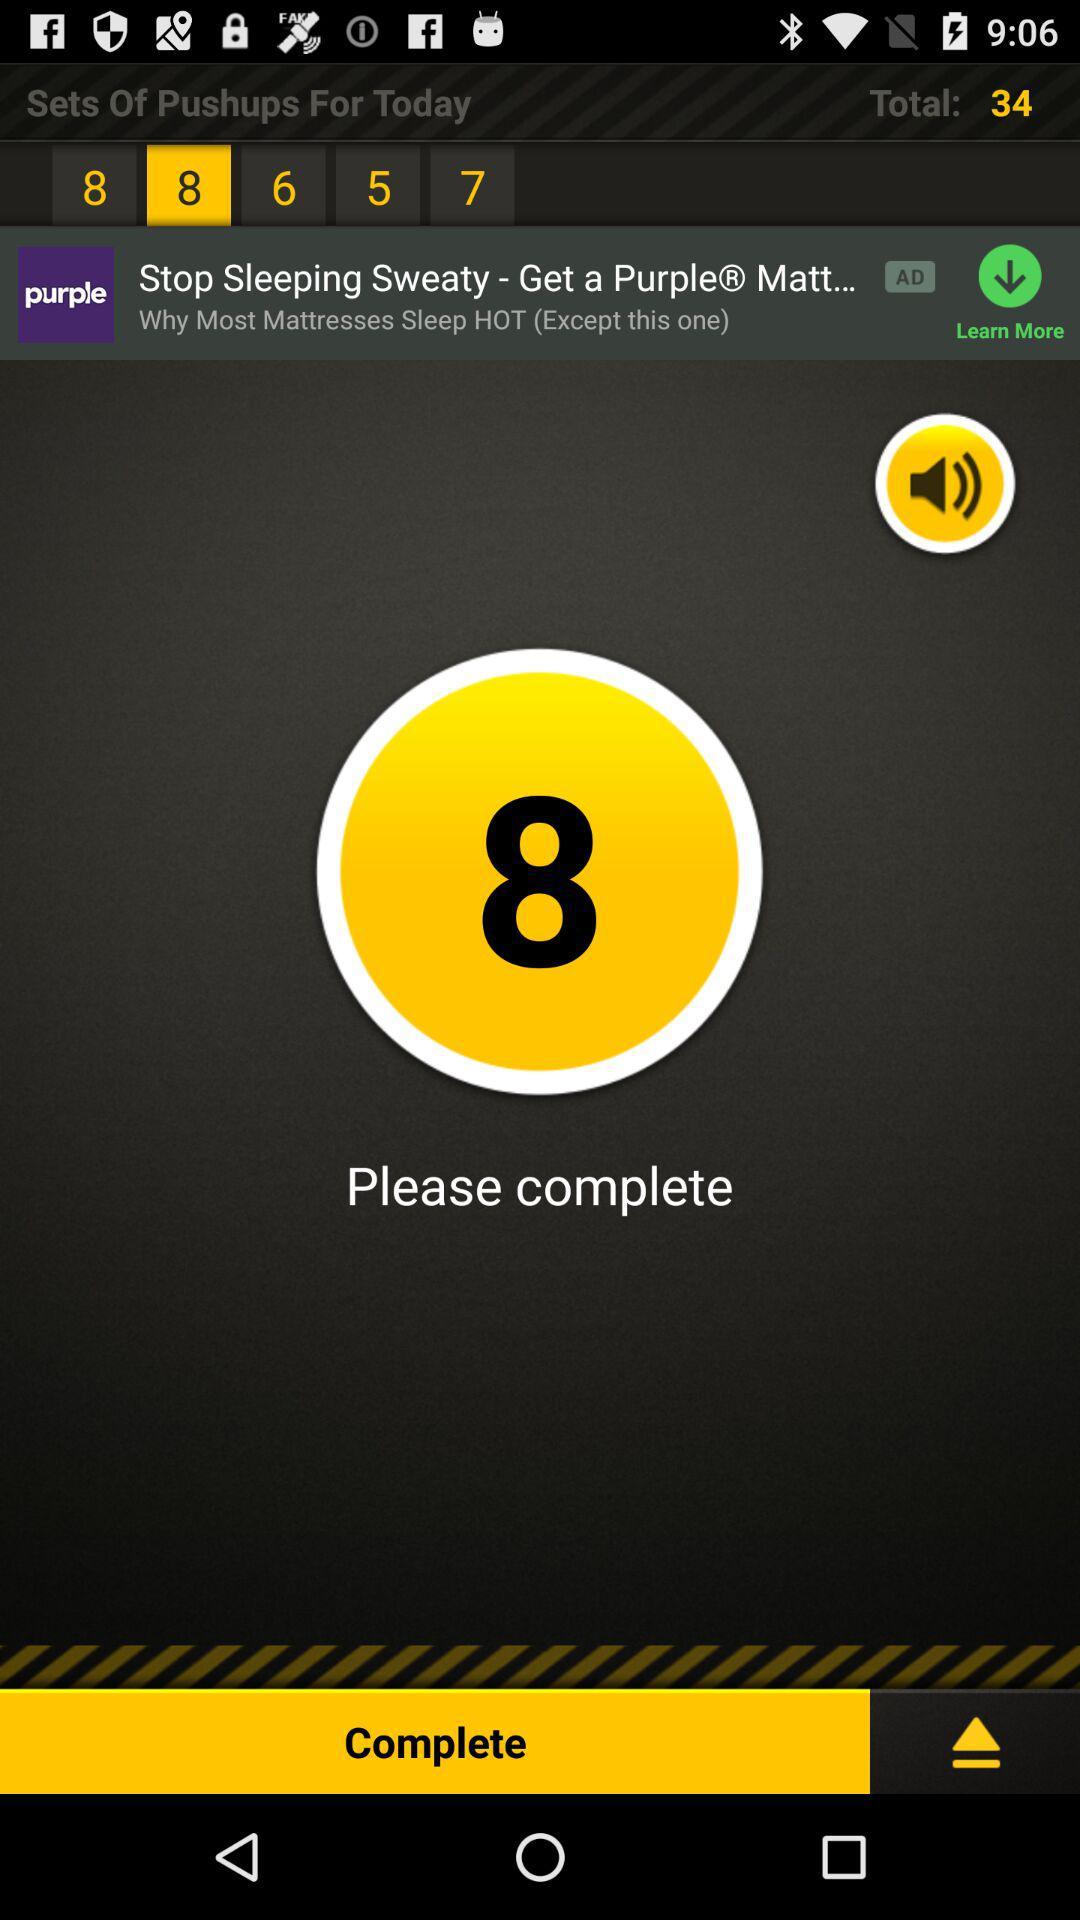  I want to click on the item to the left of the learn more icon, so click(433, 318).